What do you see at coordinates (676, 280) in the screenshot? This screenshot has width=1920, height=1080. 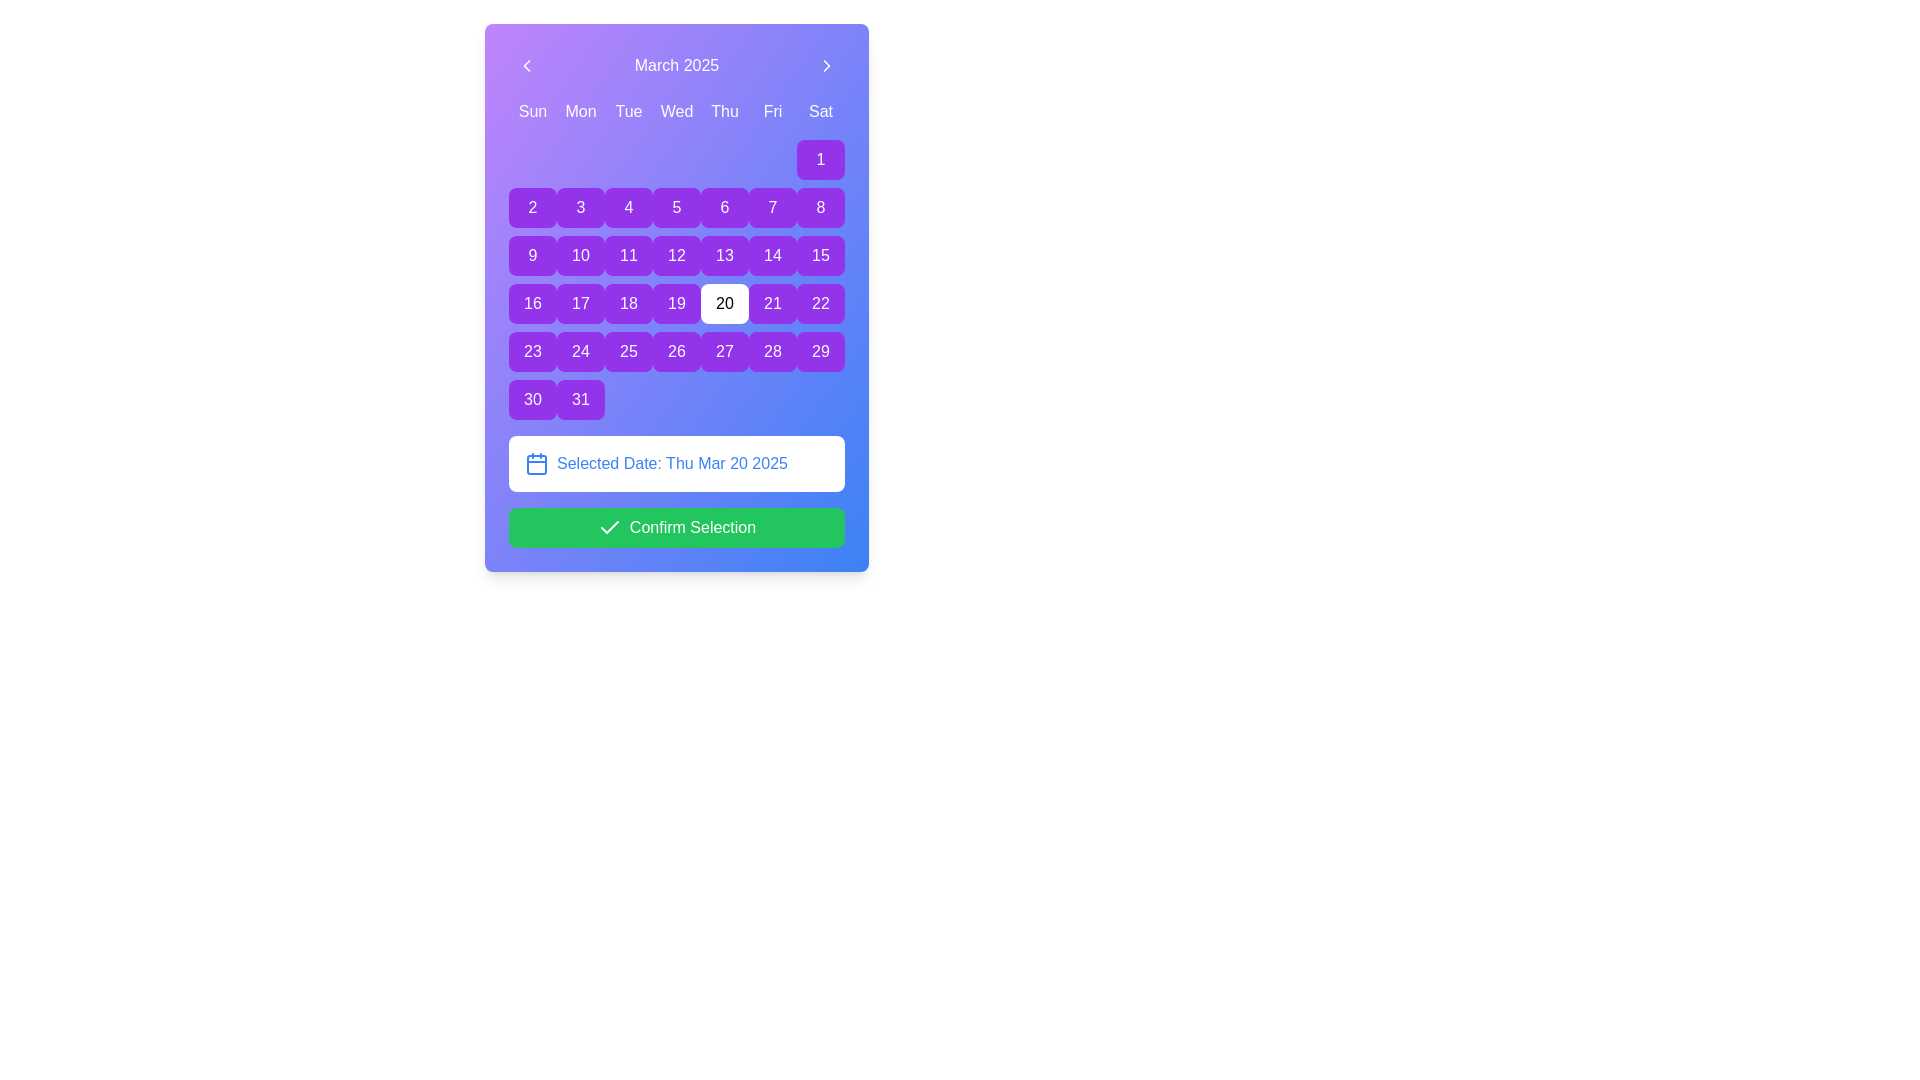 I see `the date cell in the calendar grid, which is part of the card layout under the heading 'March 2025'` at bounding box center [676, 280].